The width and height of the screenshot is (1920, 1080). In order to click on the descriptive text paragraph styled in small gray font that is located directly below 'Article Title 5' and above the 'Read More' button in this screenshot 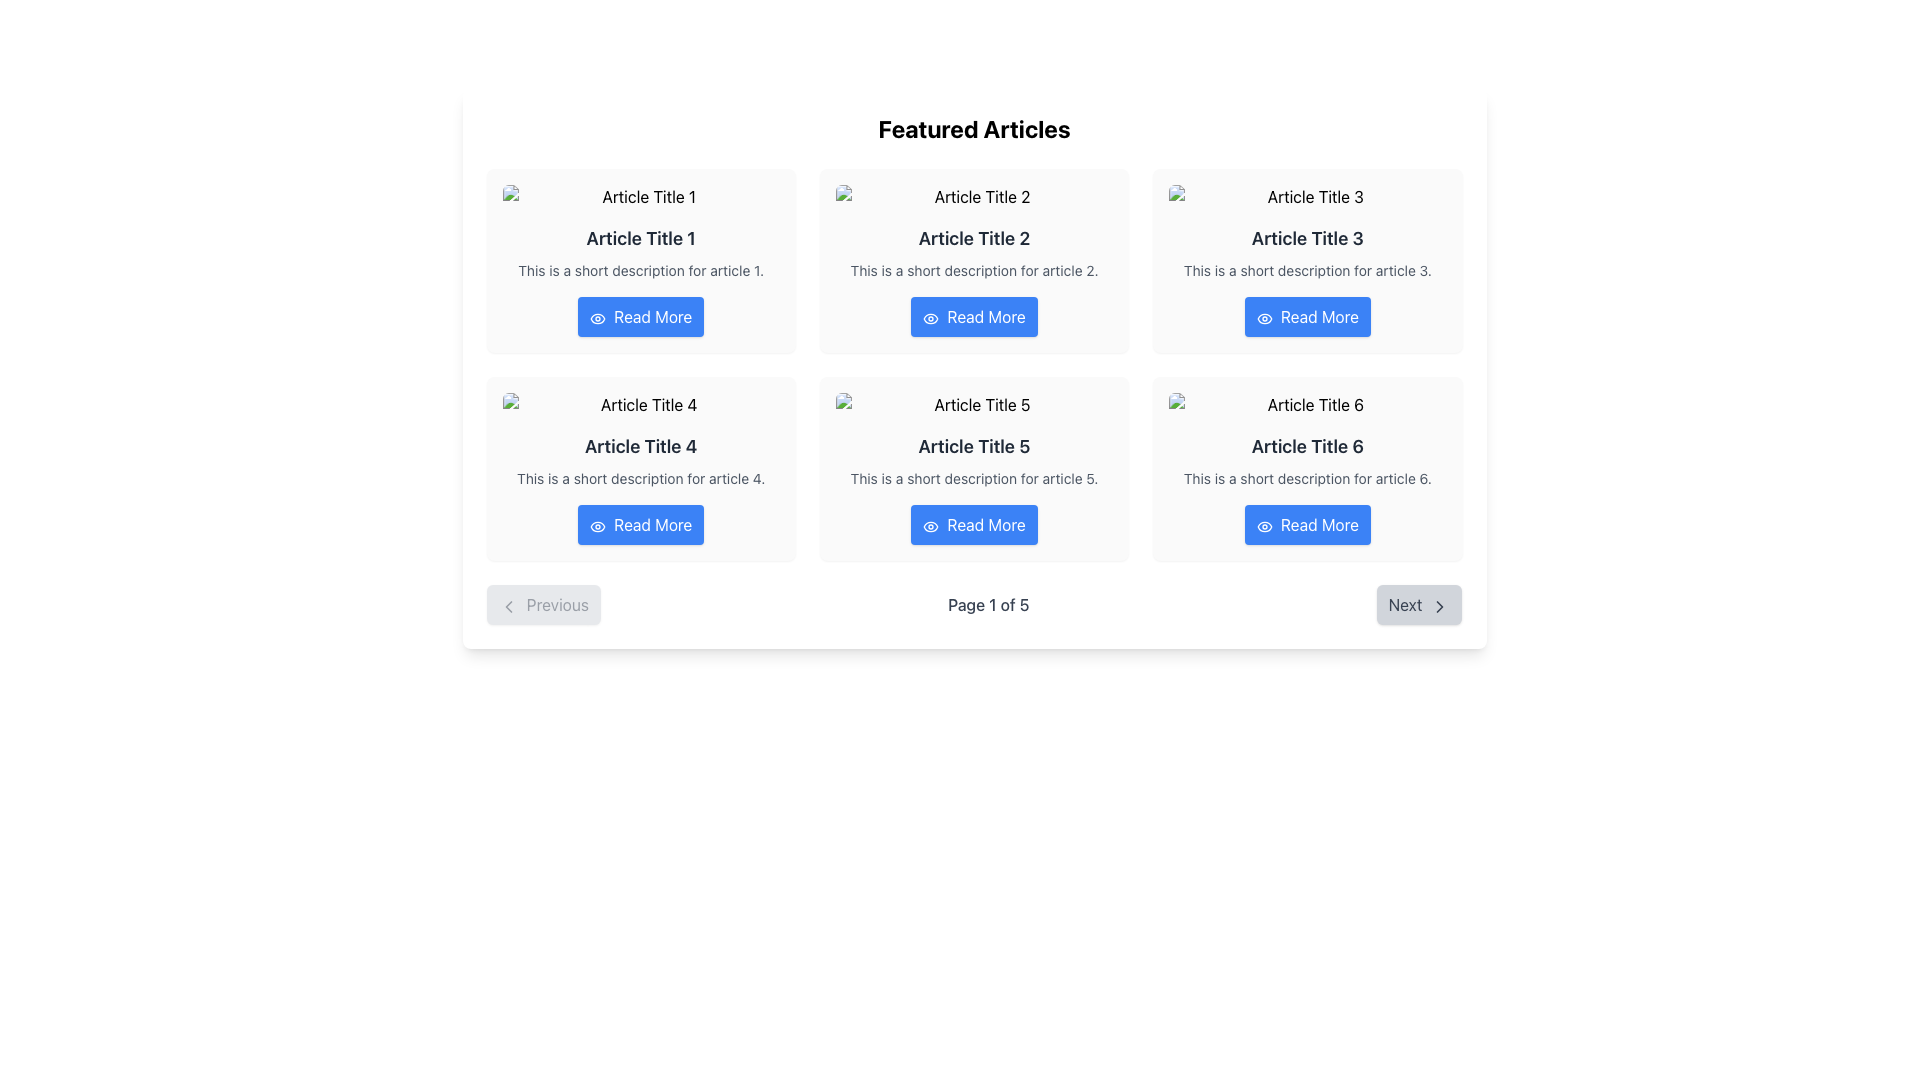, I will do `click(974, 478)`.